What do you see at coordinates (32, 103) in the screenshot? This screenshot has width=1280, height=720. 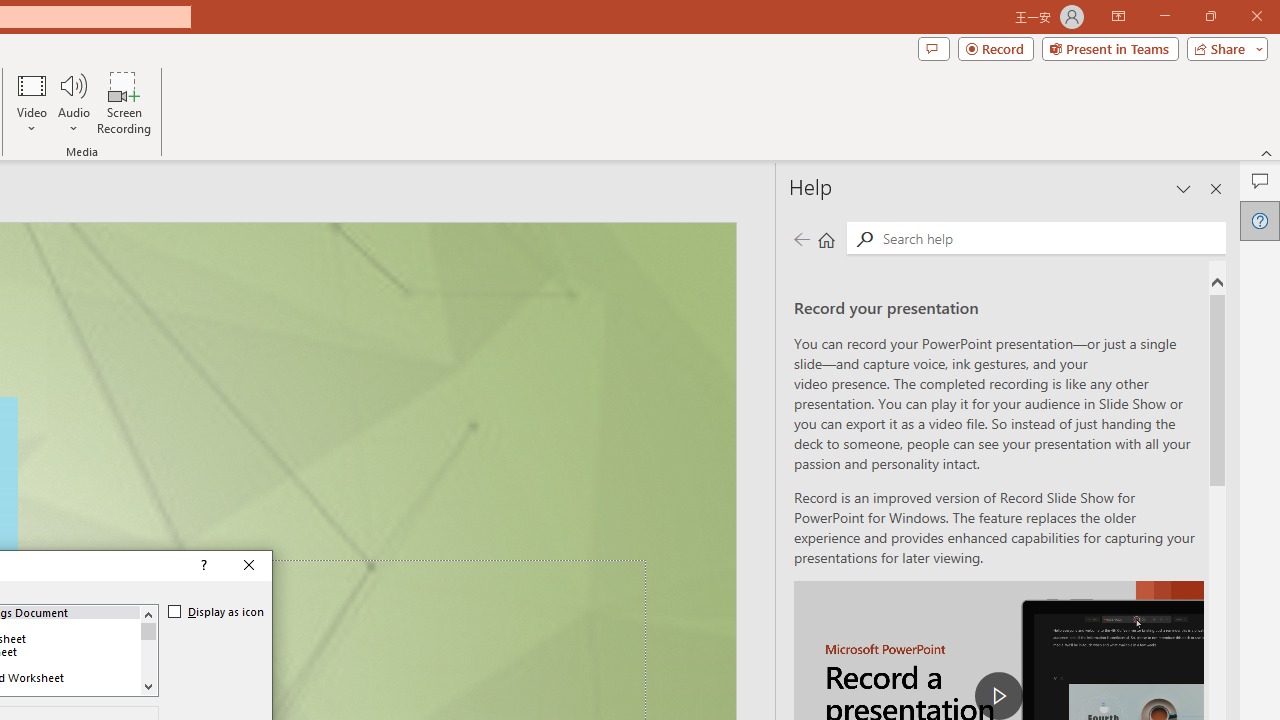 I see `'Video'` at bounding box center [32, 103].